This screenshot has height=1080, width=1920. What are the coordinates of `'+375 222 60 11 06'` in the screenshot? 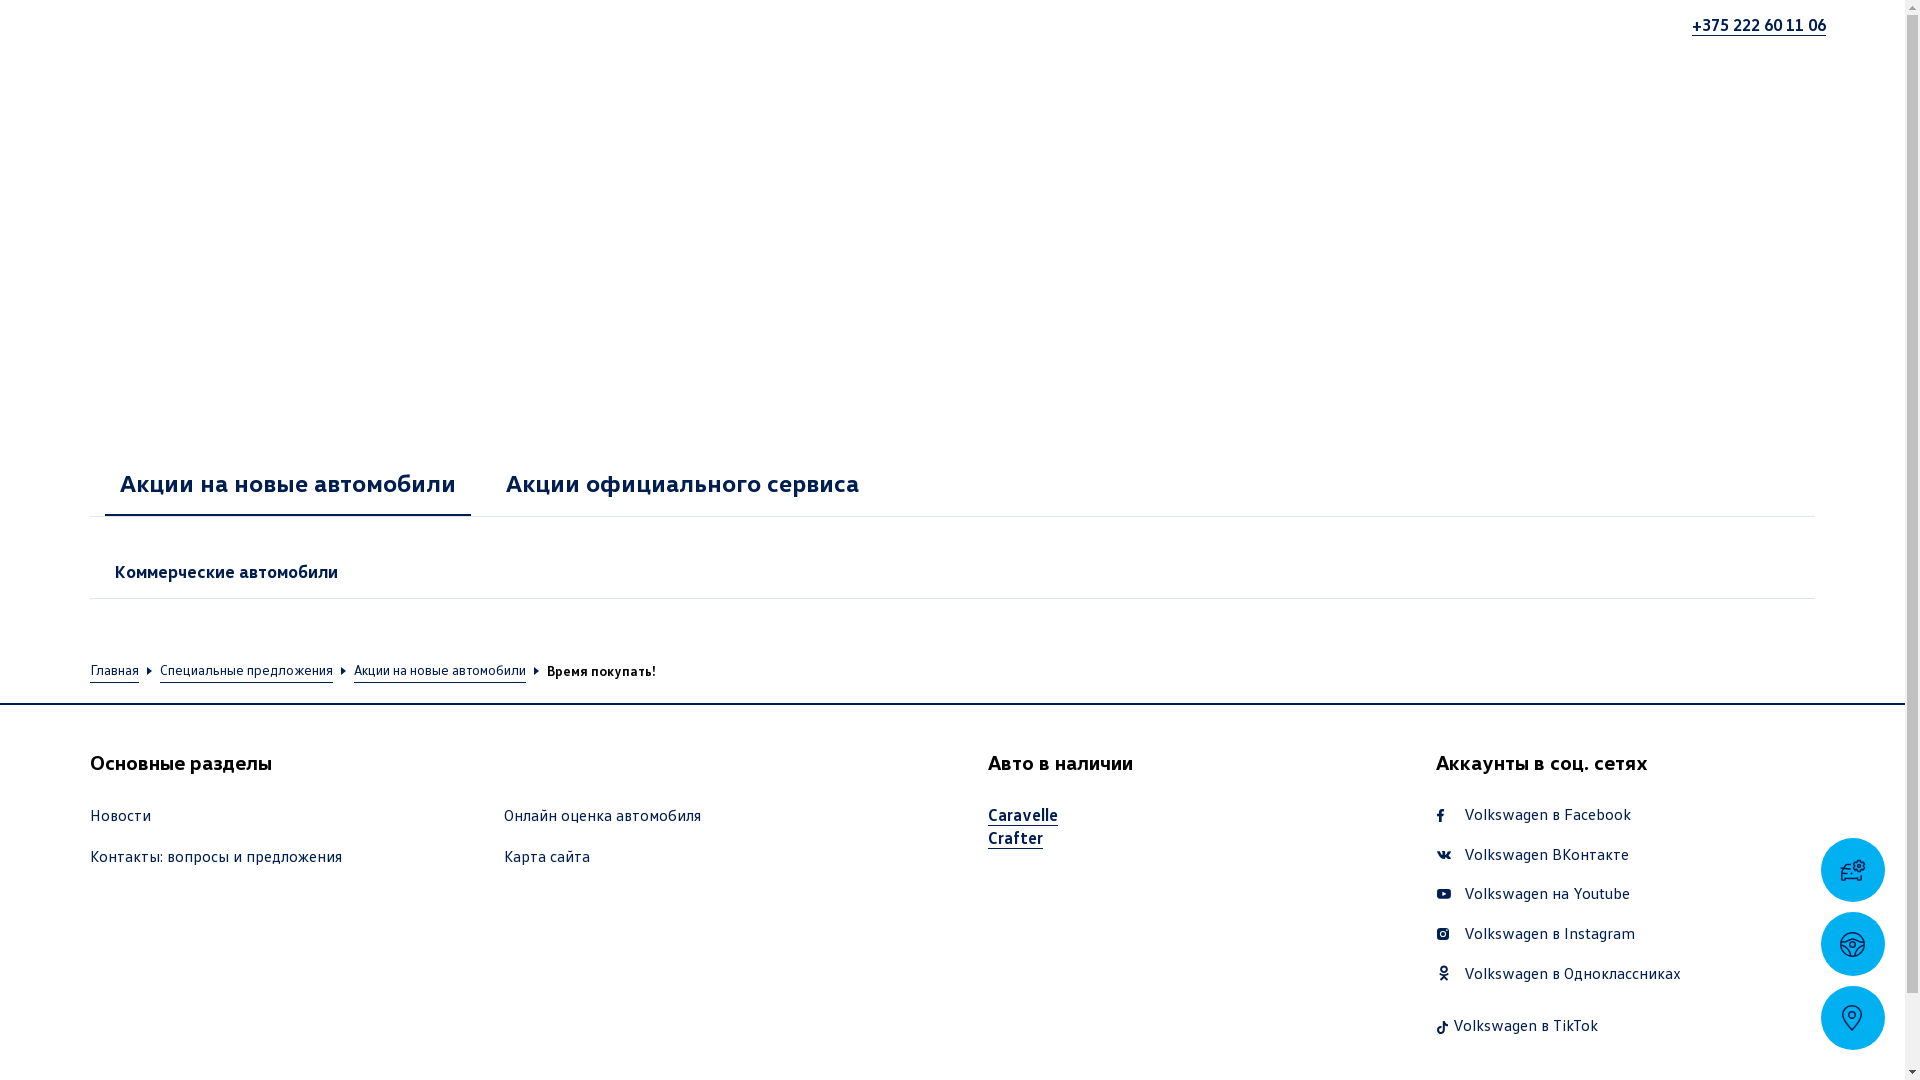 It's located at (1757, 24).